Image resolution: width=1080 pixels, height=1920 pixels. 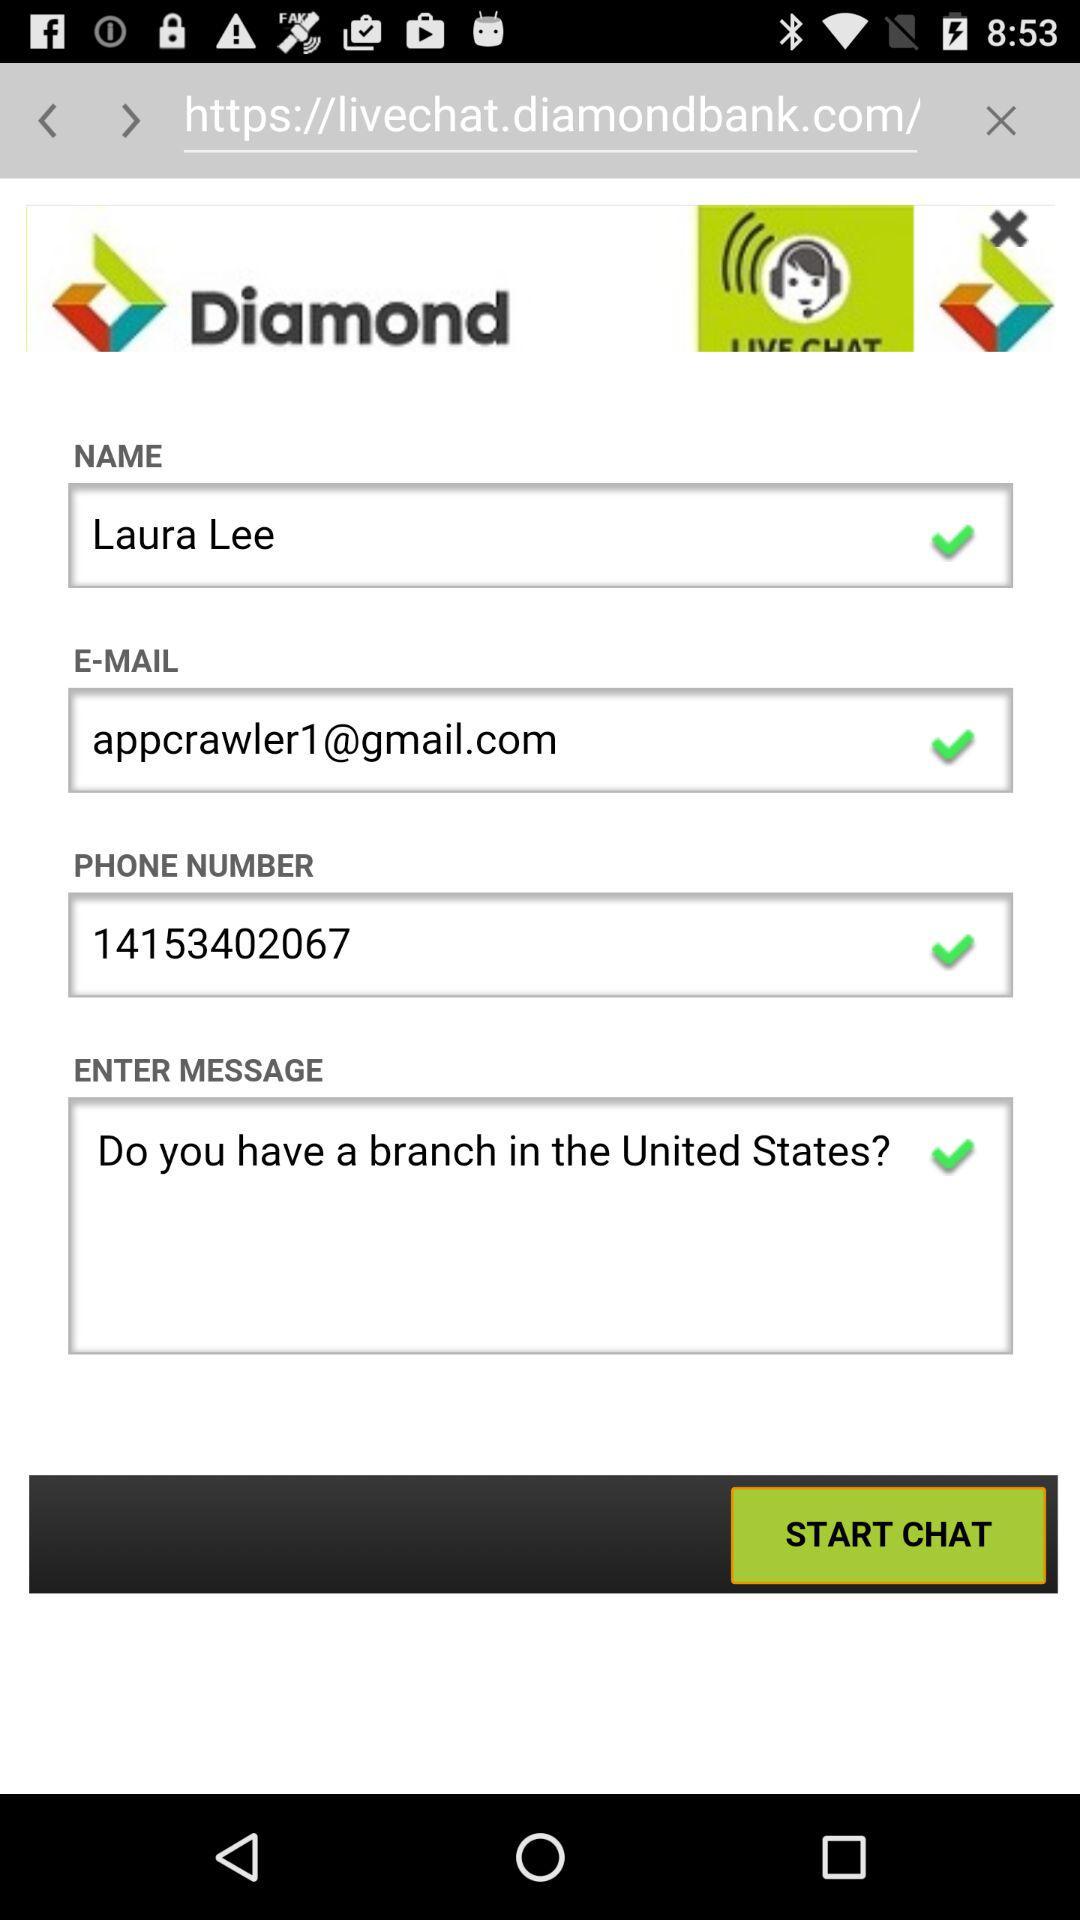 I want to click on address page, so click(x=540, y=986).